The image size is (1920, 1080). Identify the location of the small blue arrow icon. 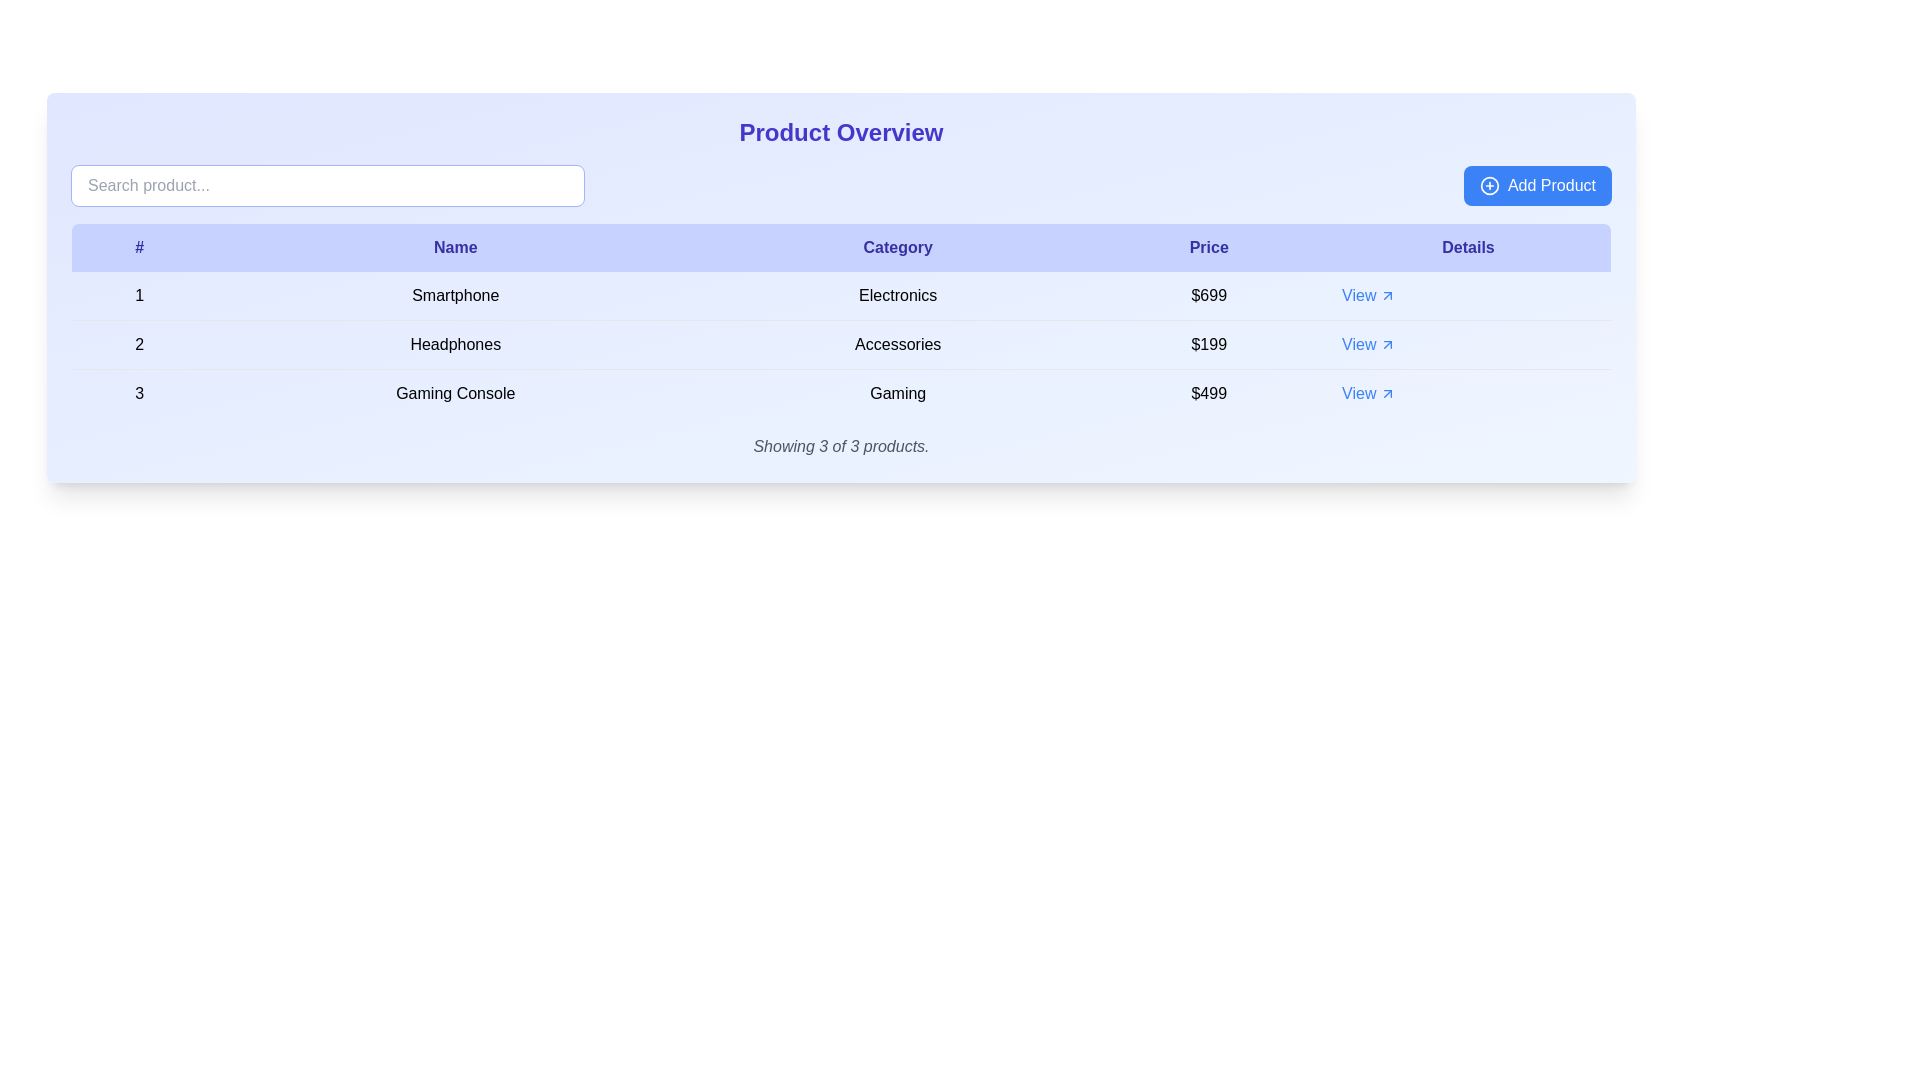
(1387, 343).